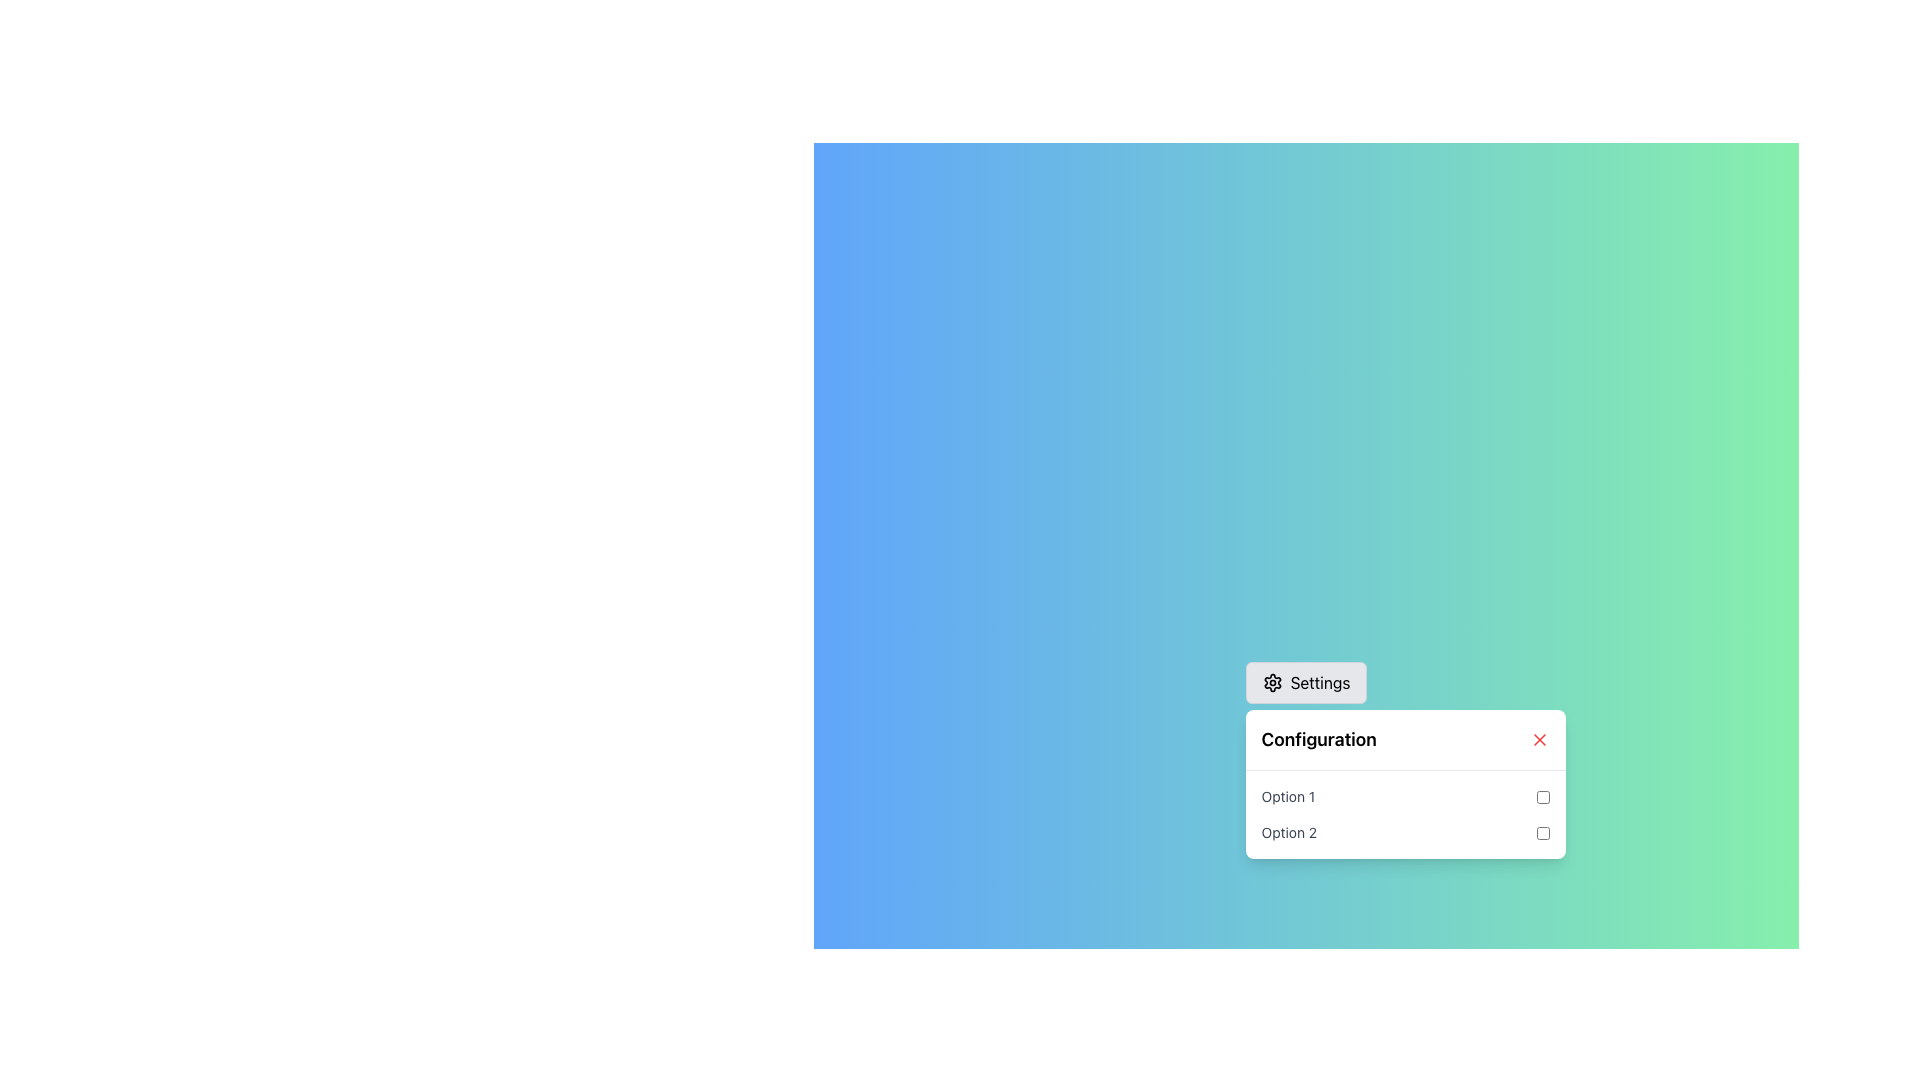 Image resolution: width=1920 pixels, height=1080 pixels. I want to click on the checkbox located on the right side of the 'Option 2' label, so click(1542, 833).